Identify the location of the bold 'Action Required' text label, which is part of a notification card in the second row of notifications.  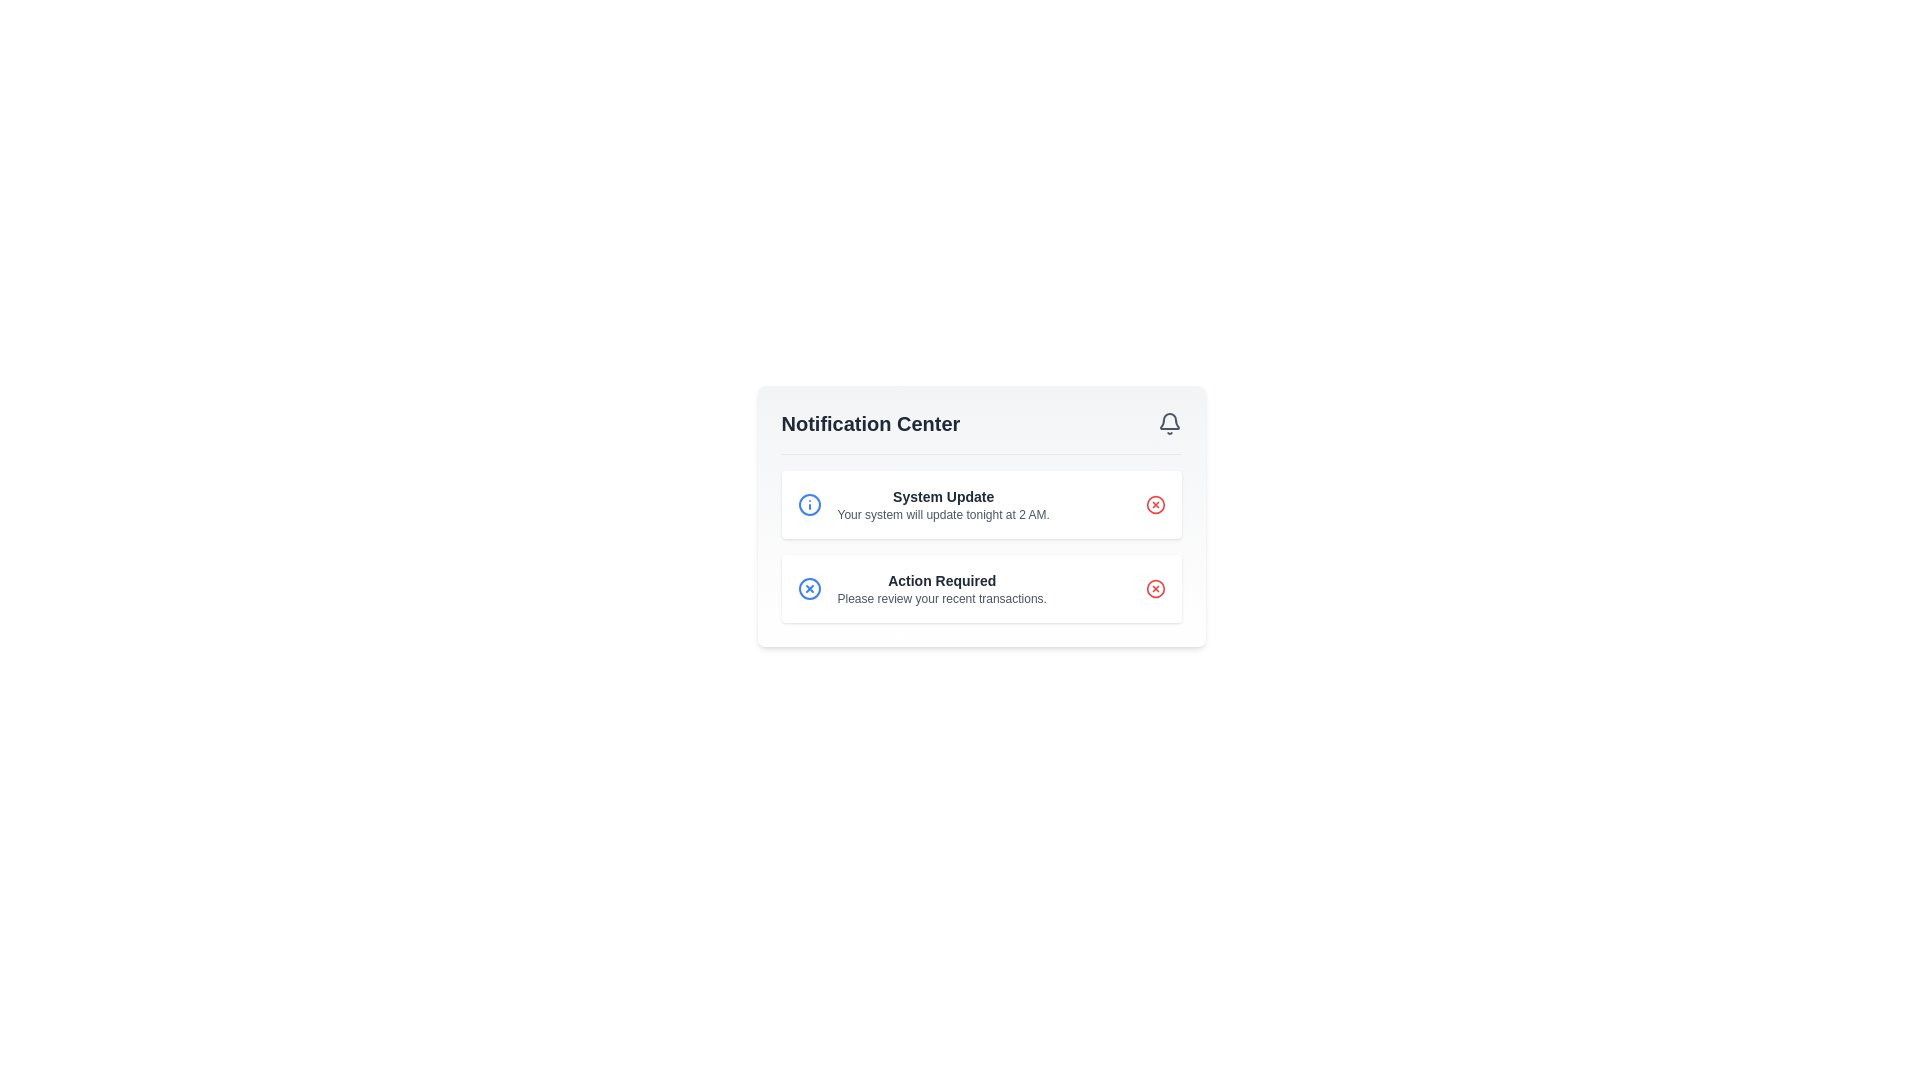
(941, 581).